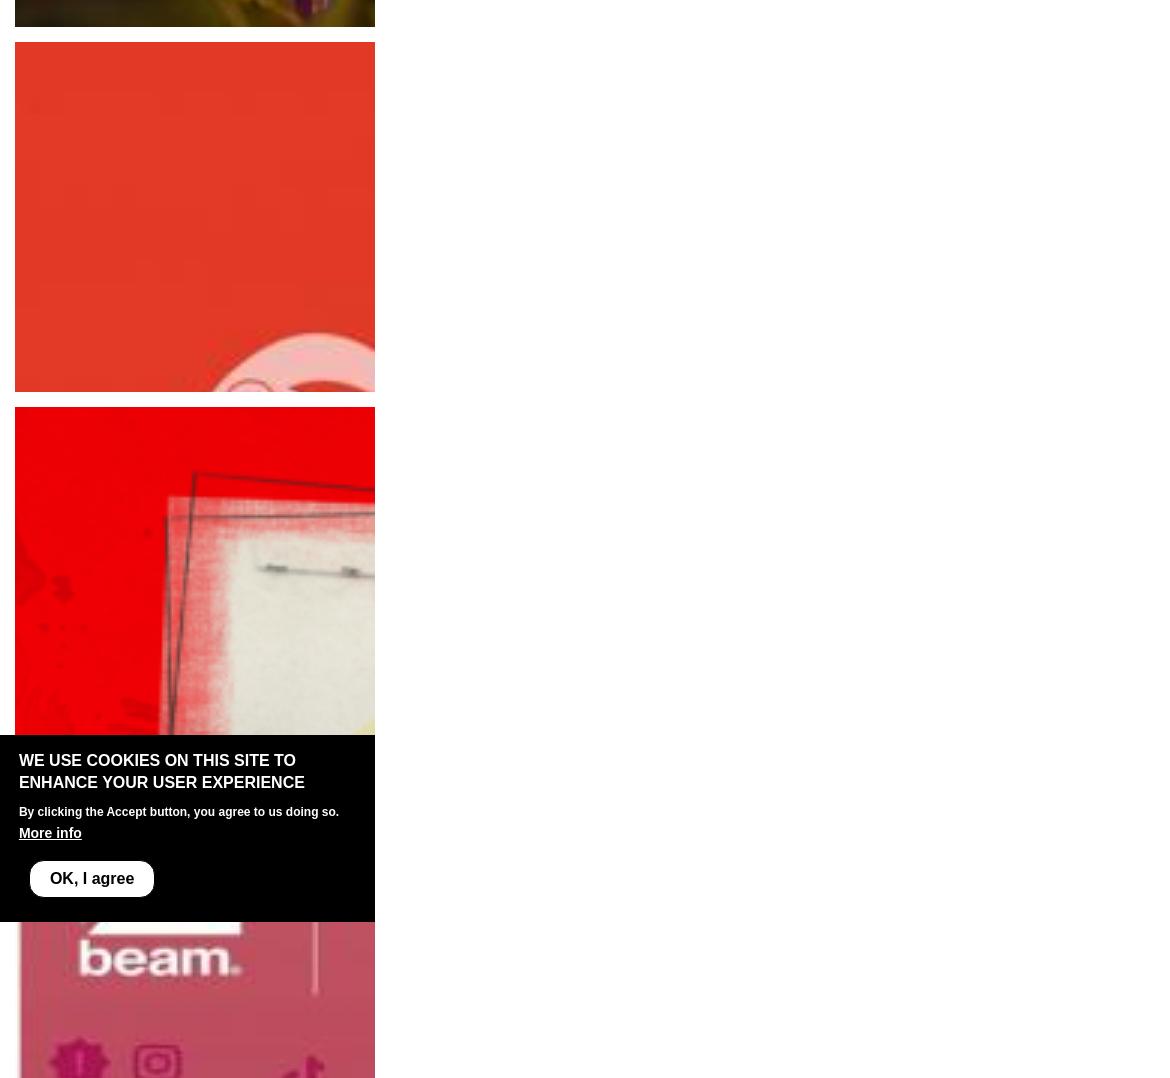  What do you see at coordinates (144, 47) in the screenshot?
I see `'Editorial / Opinion Piece / Blog Post'` at bounding box center [144, 47].